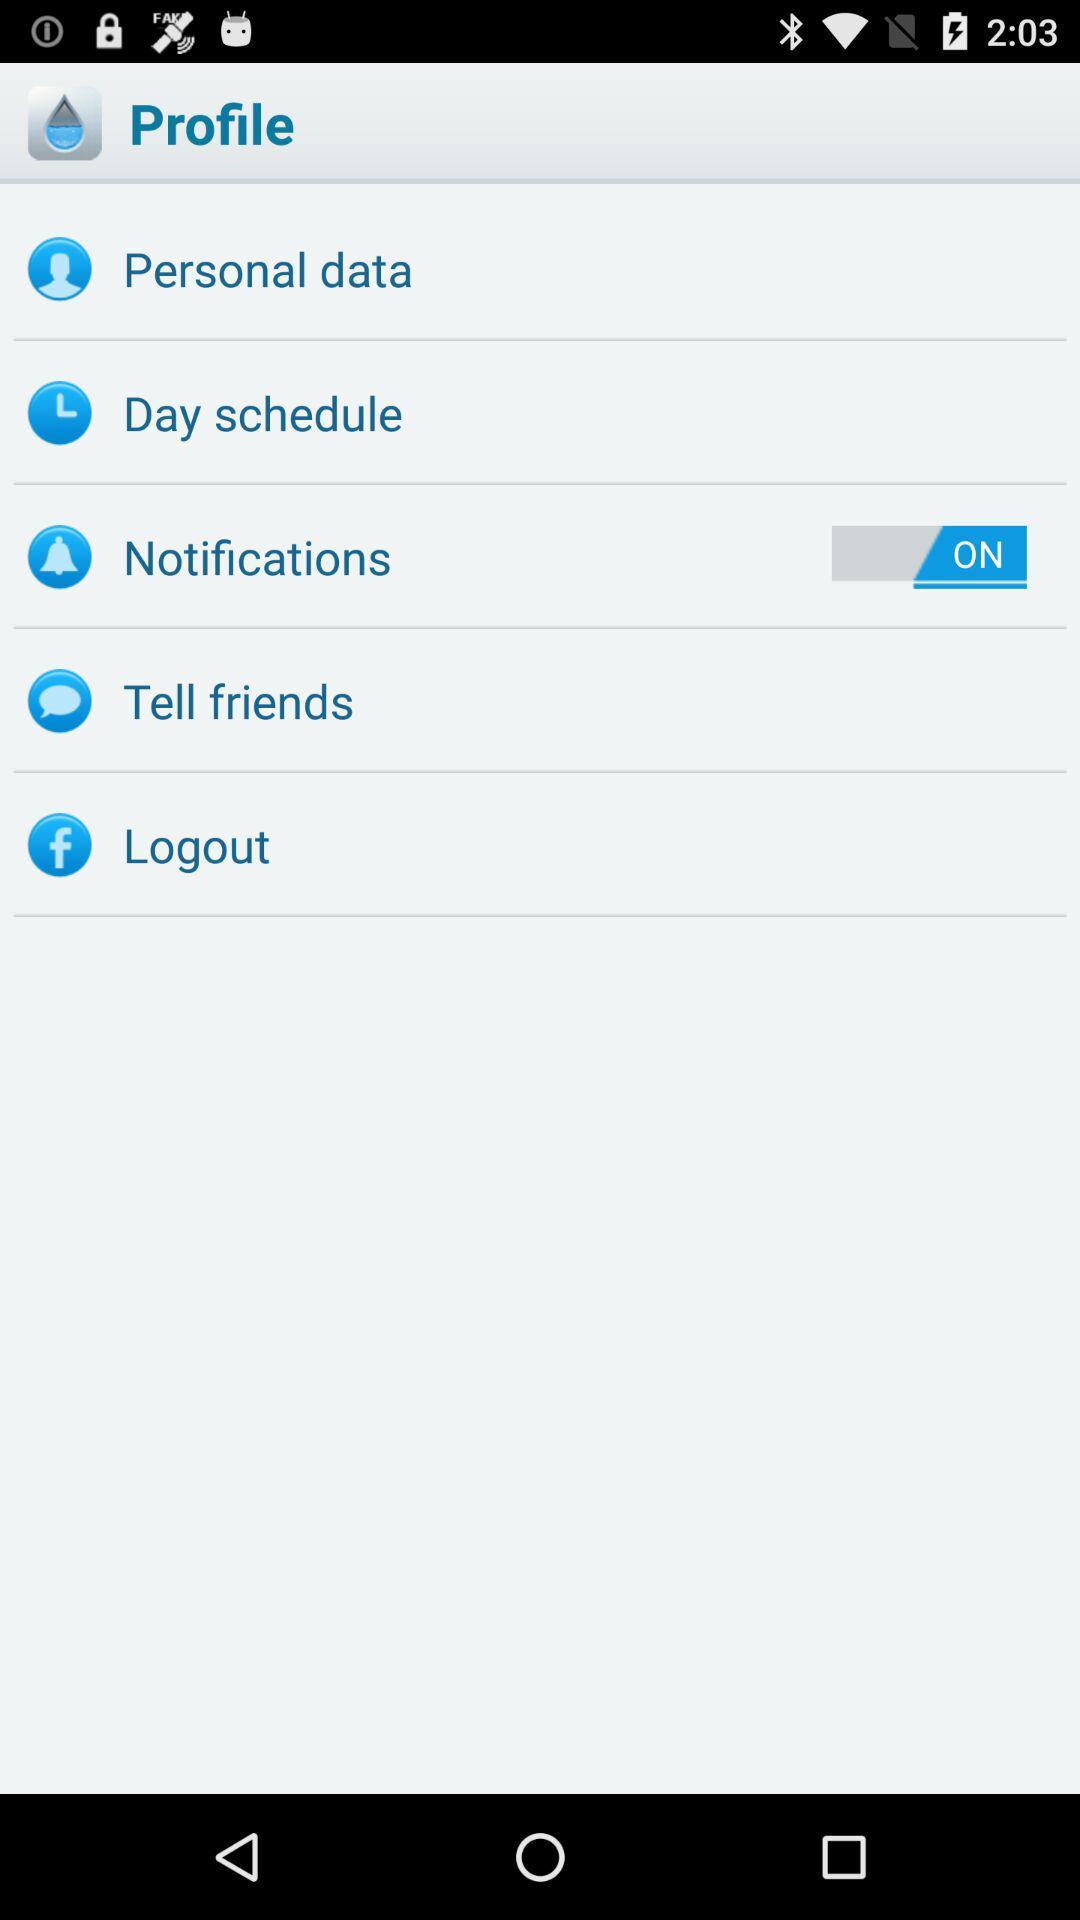 The width and height of the screenshot is (1080, 1920). I want to click on day schedule item, so click(540, 412).